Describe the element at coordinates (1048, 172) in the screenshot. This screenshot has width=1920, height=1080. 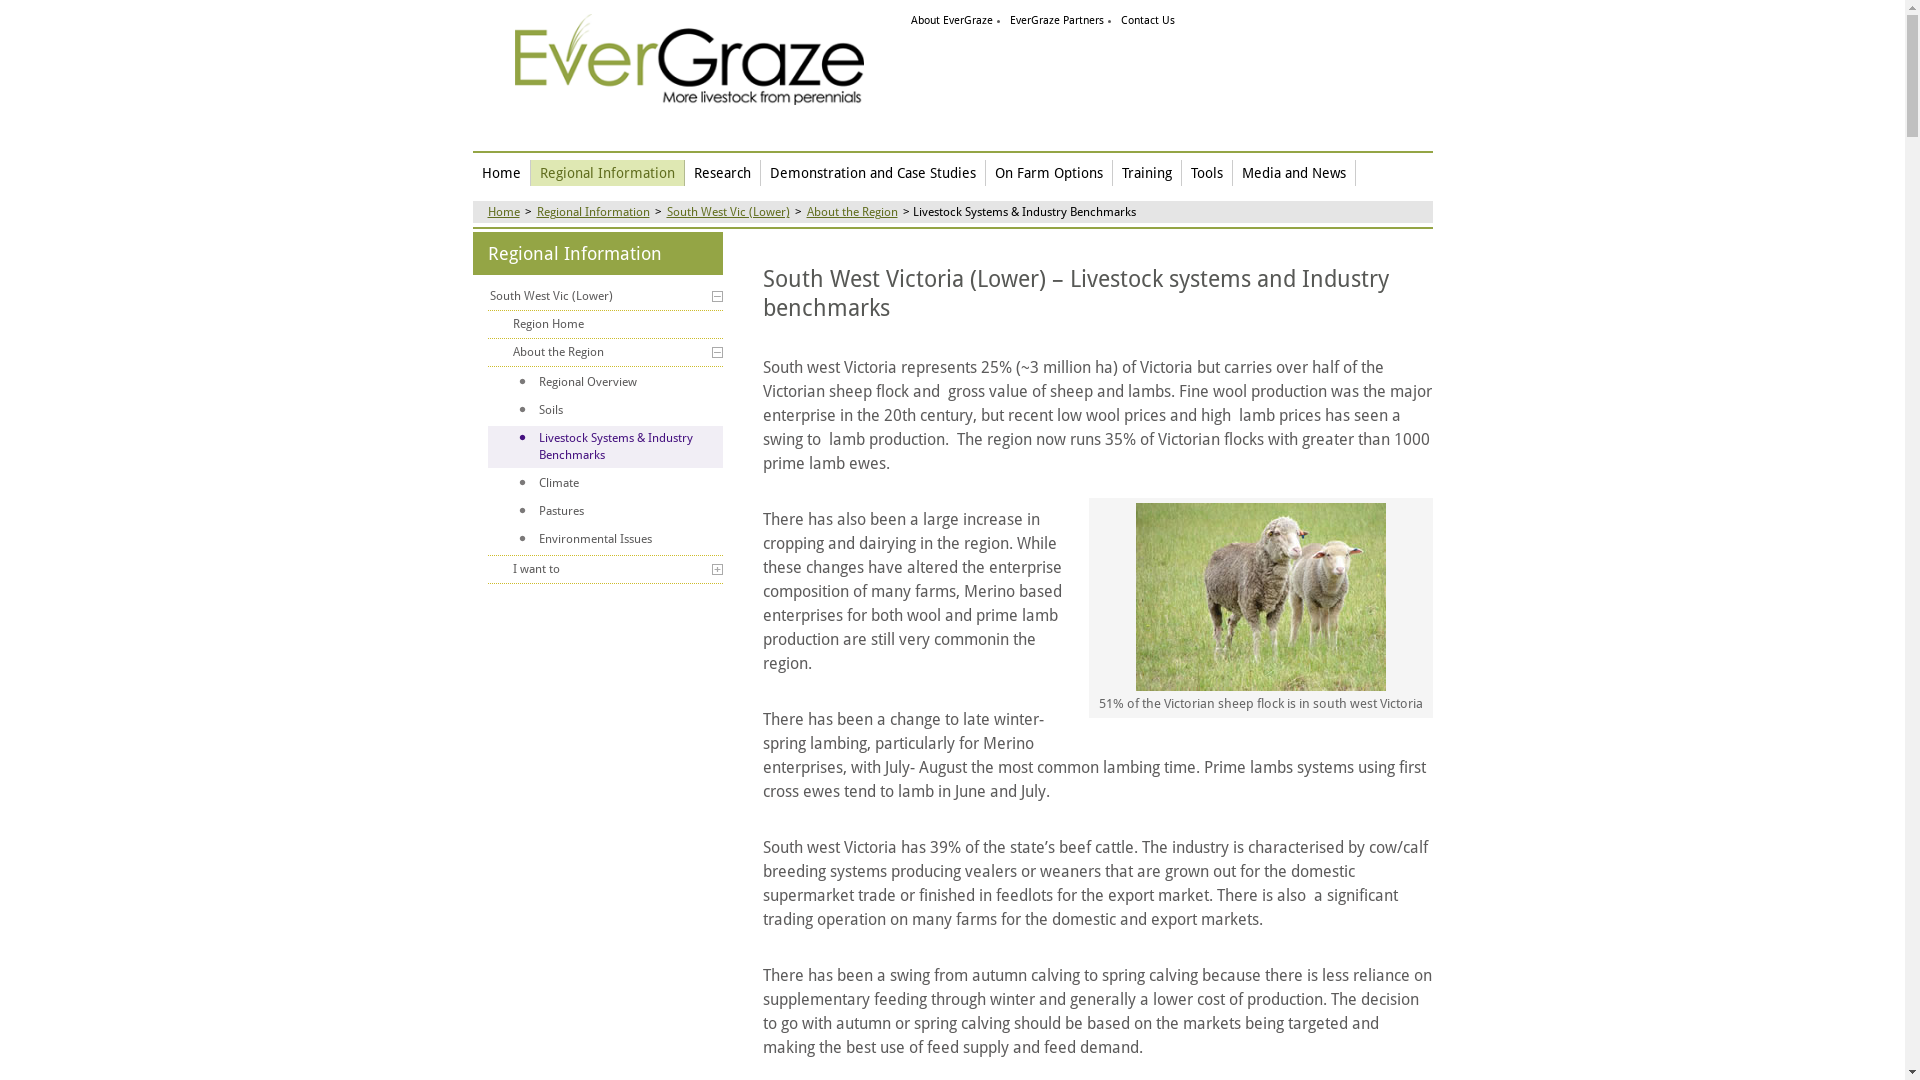
I see `'On Farm Options'` at that location.